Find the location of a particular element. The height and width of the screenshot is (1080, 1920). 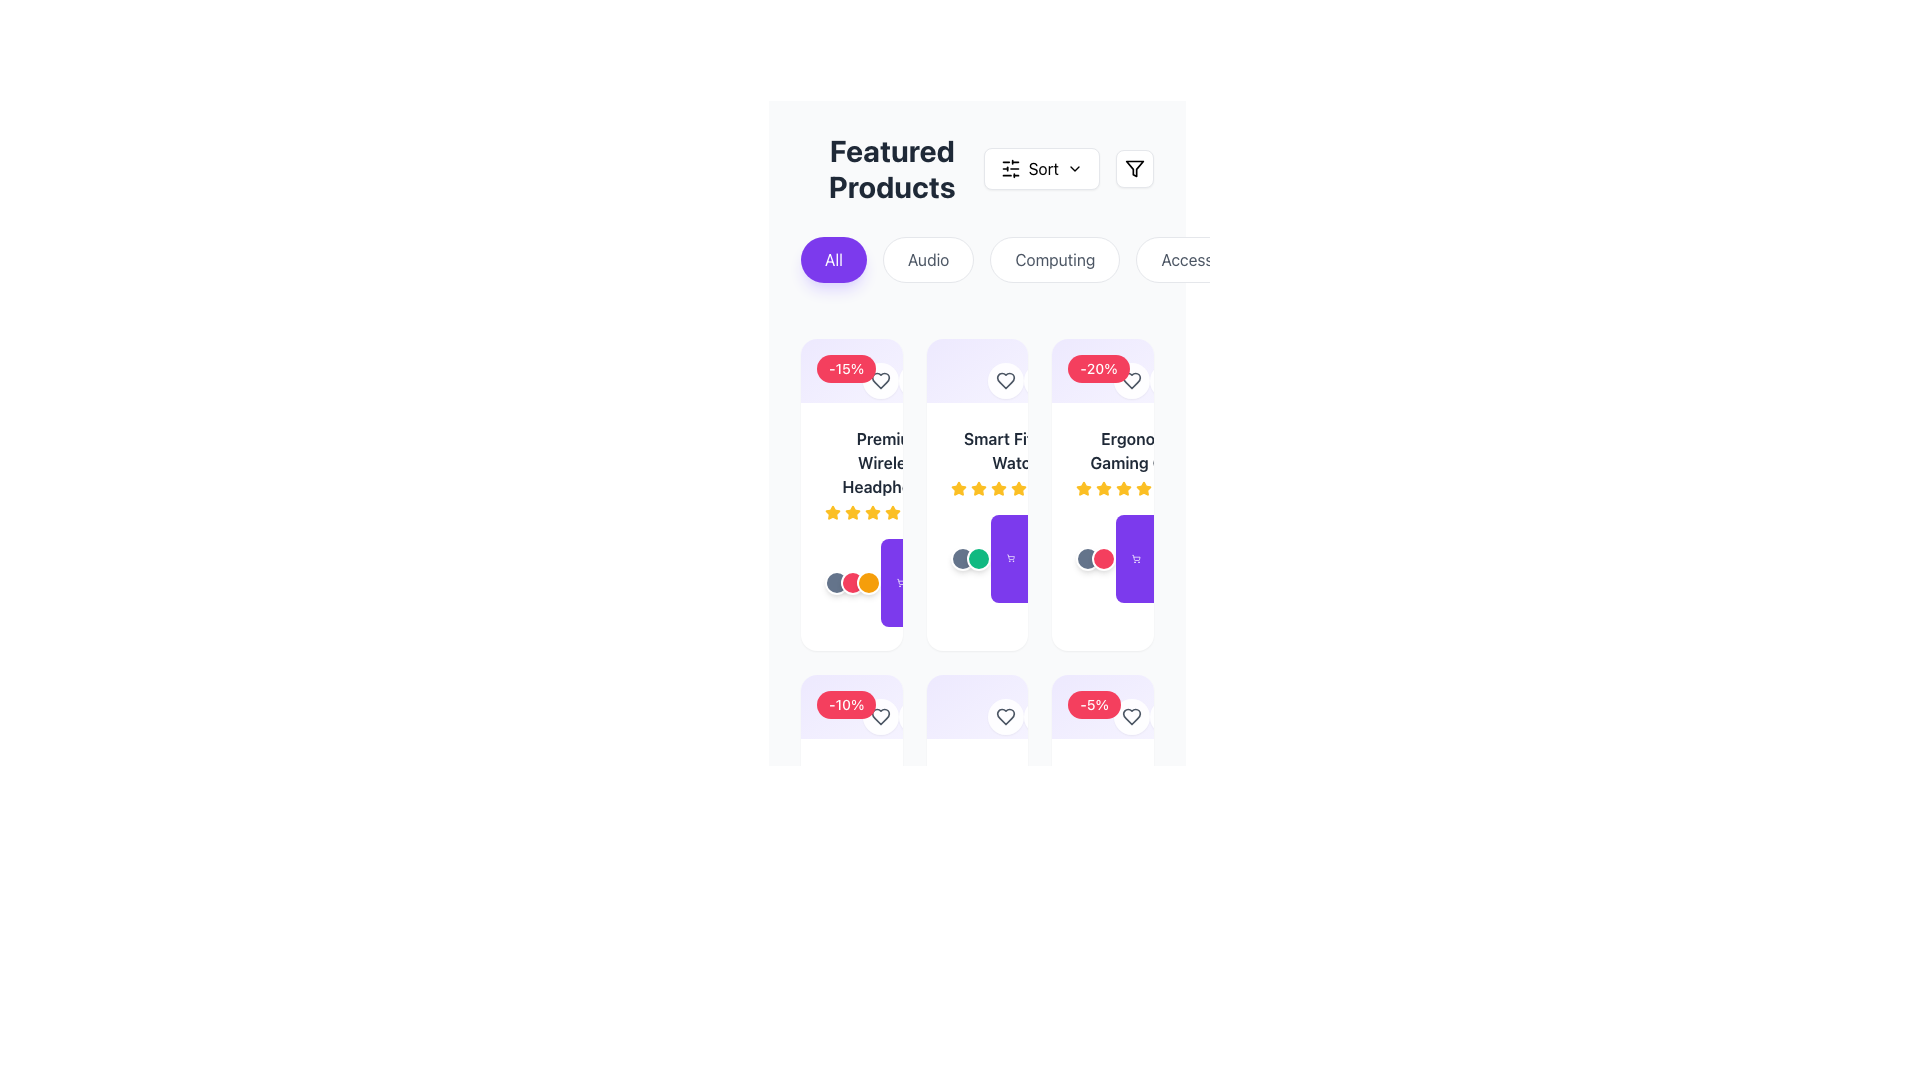

the third star-shaped icon with a gold tint in the rating component of the 'Smart Fitness Watch' product card is located at coordinates (957, 488).